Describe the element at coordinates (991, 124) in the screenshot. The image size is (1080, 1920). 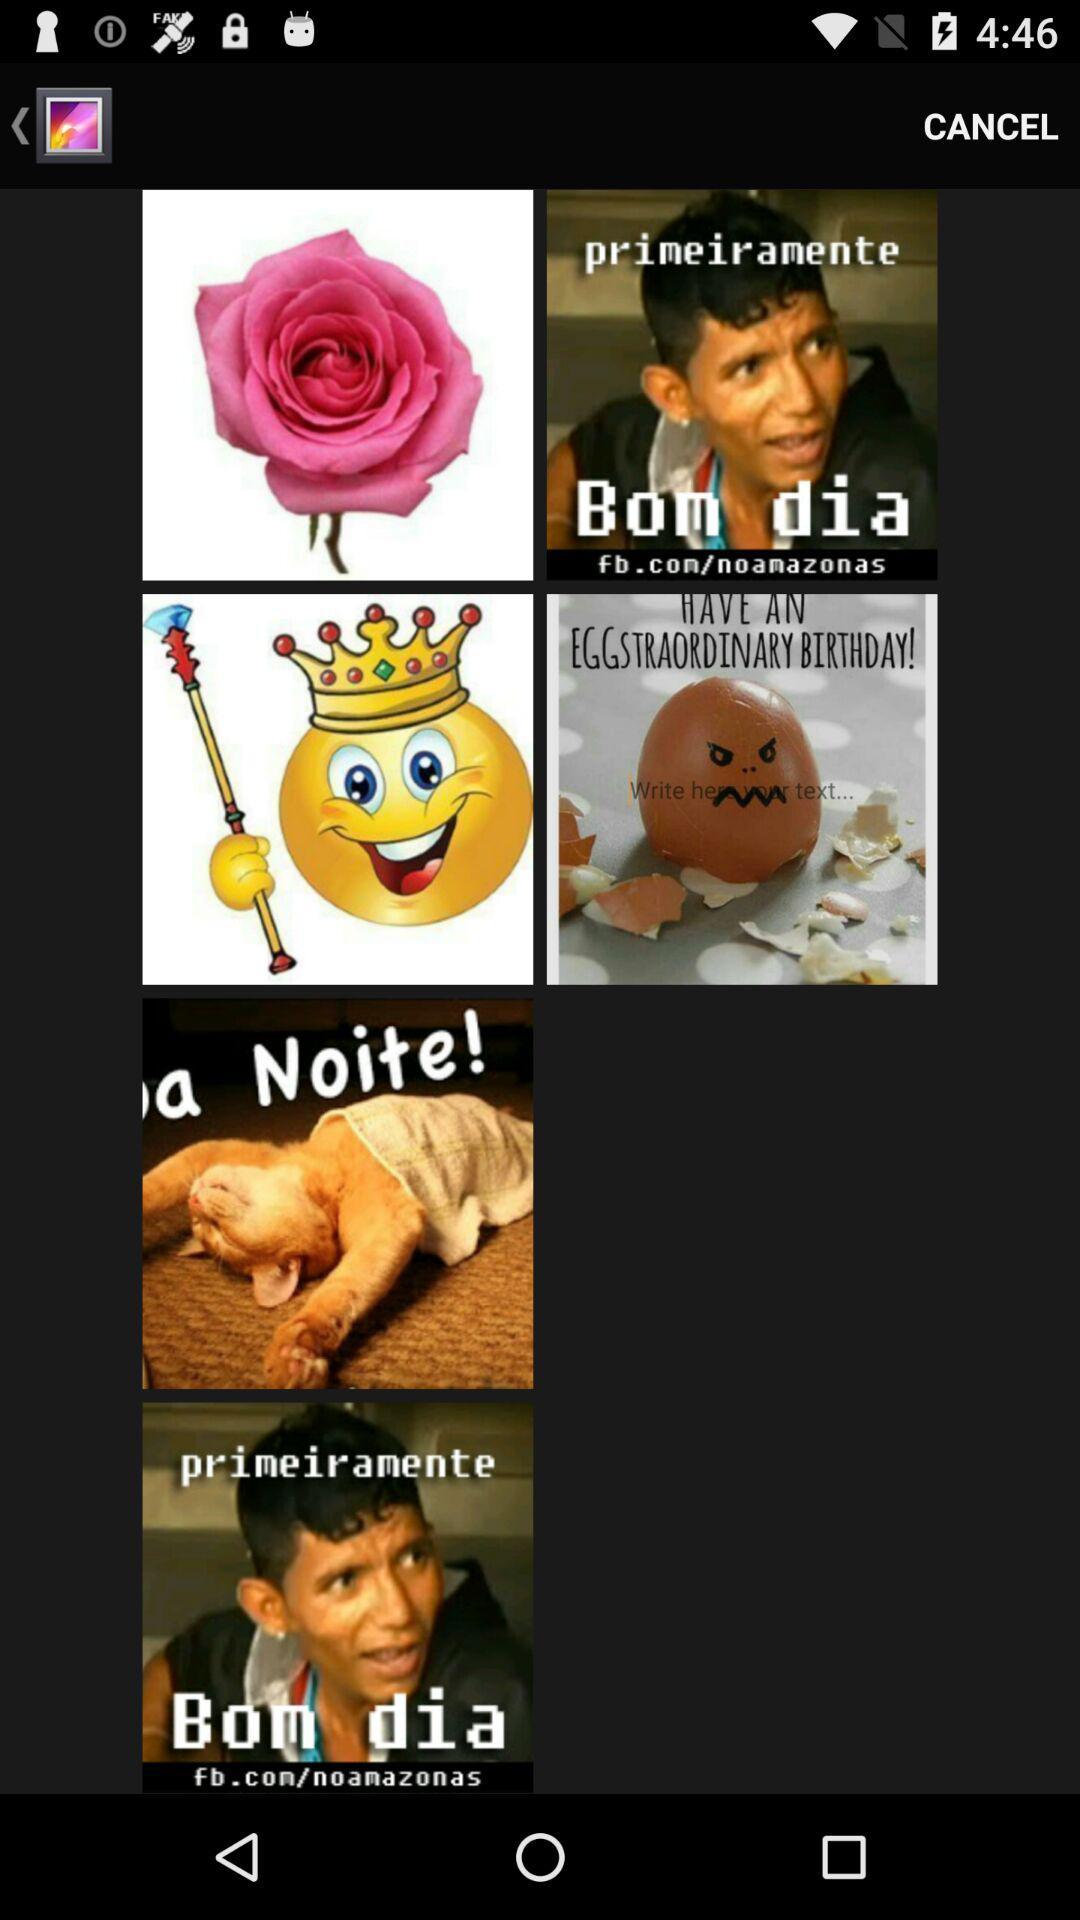
I see `the cancel item` at that location.